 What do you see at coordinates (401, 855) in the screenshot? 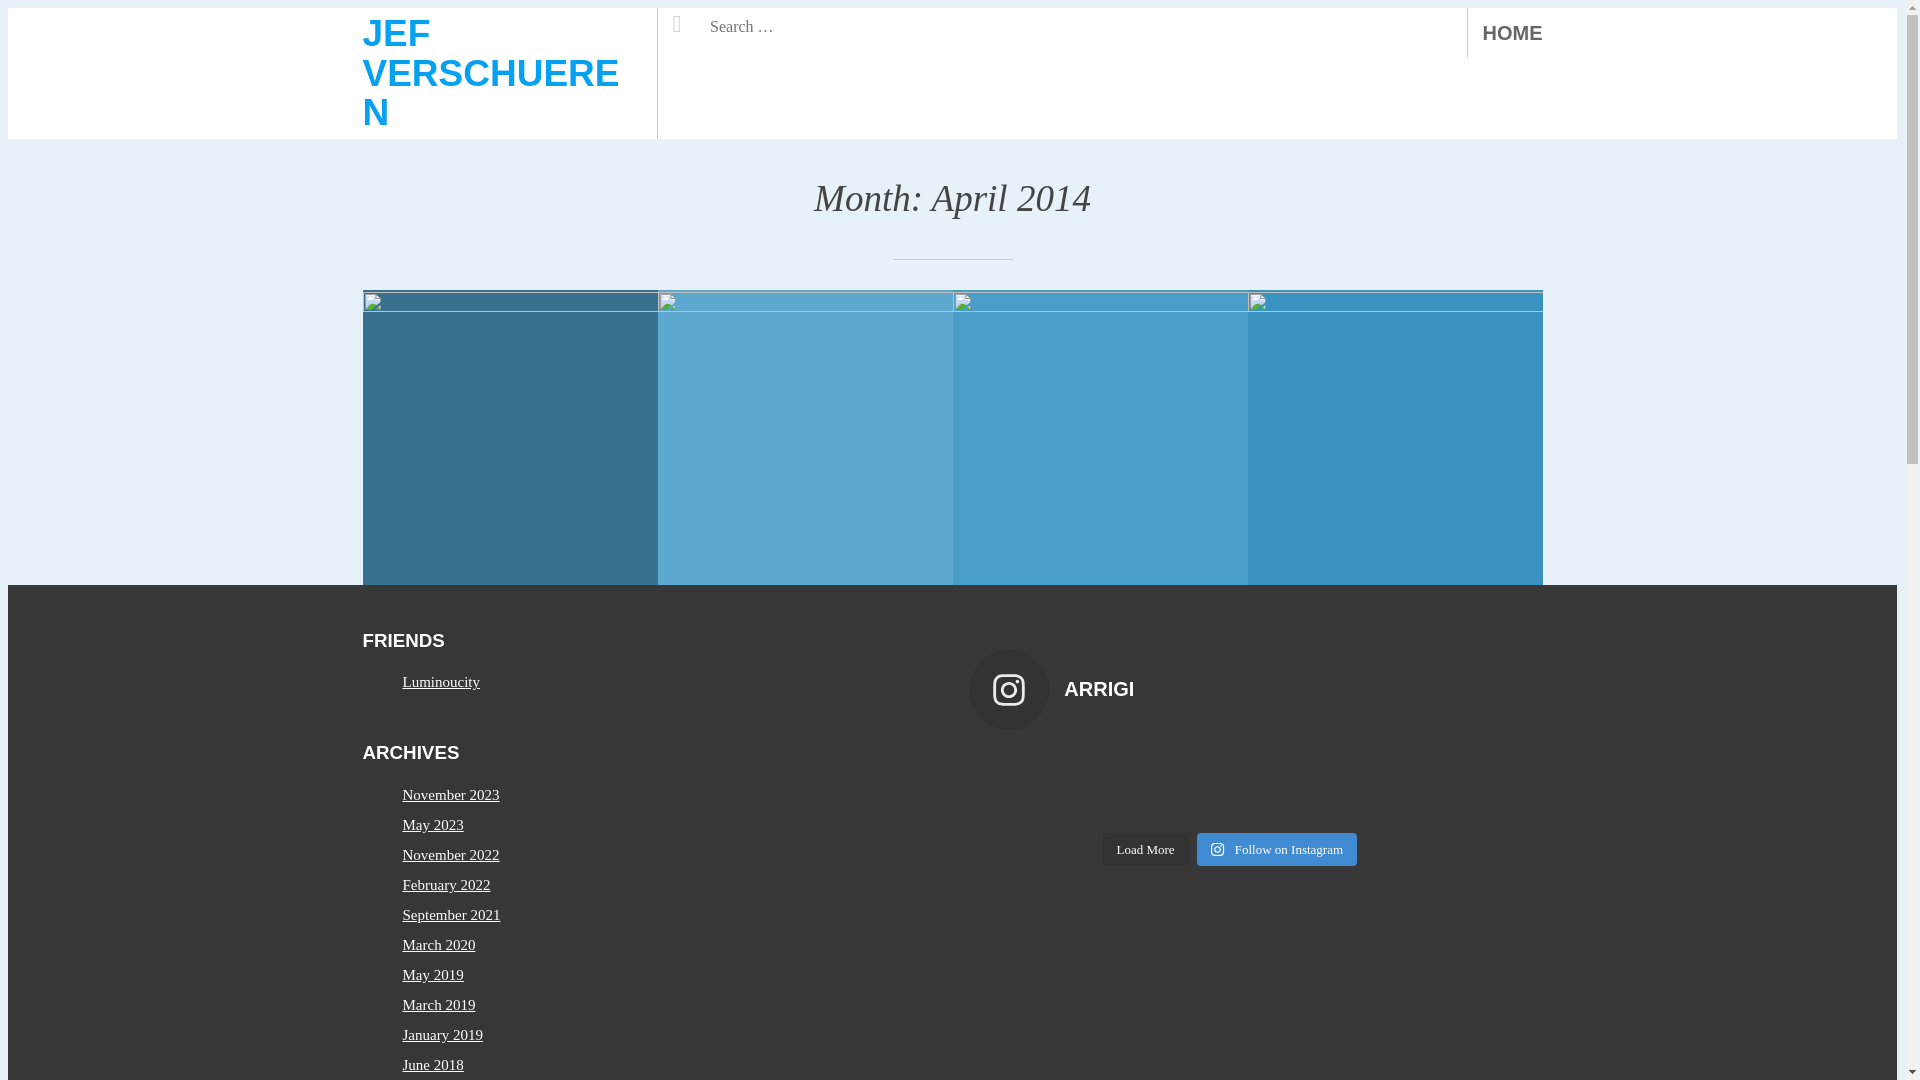
I see `'November 2022'` at bounding box center [401, 855].